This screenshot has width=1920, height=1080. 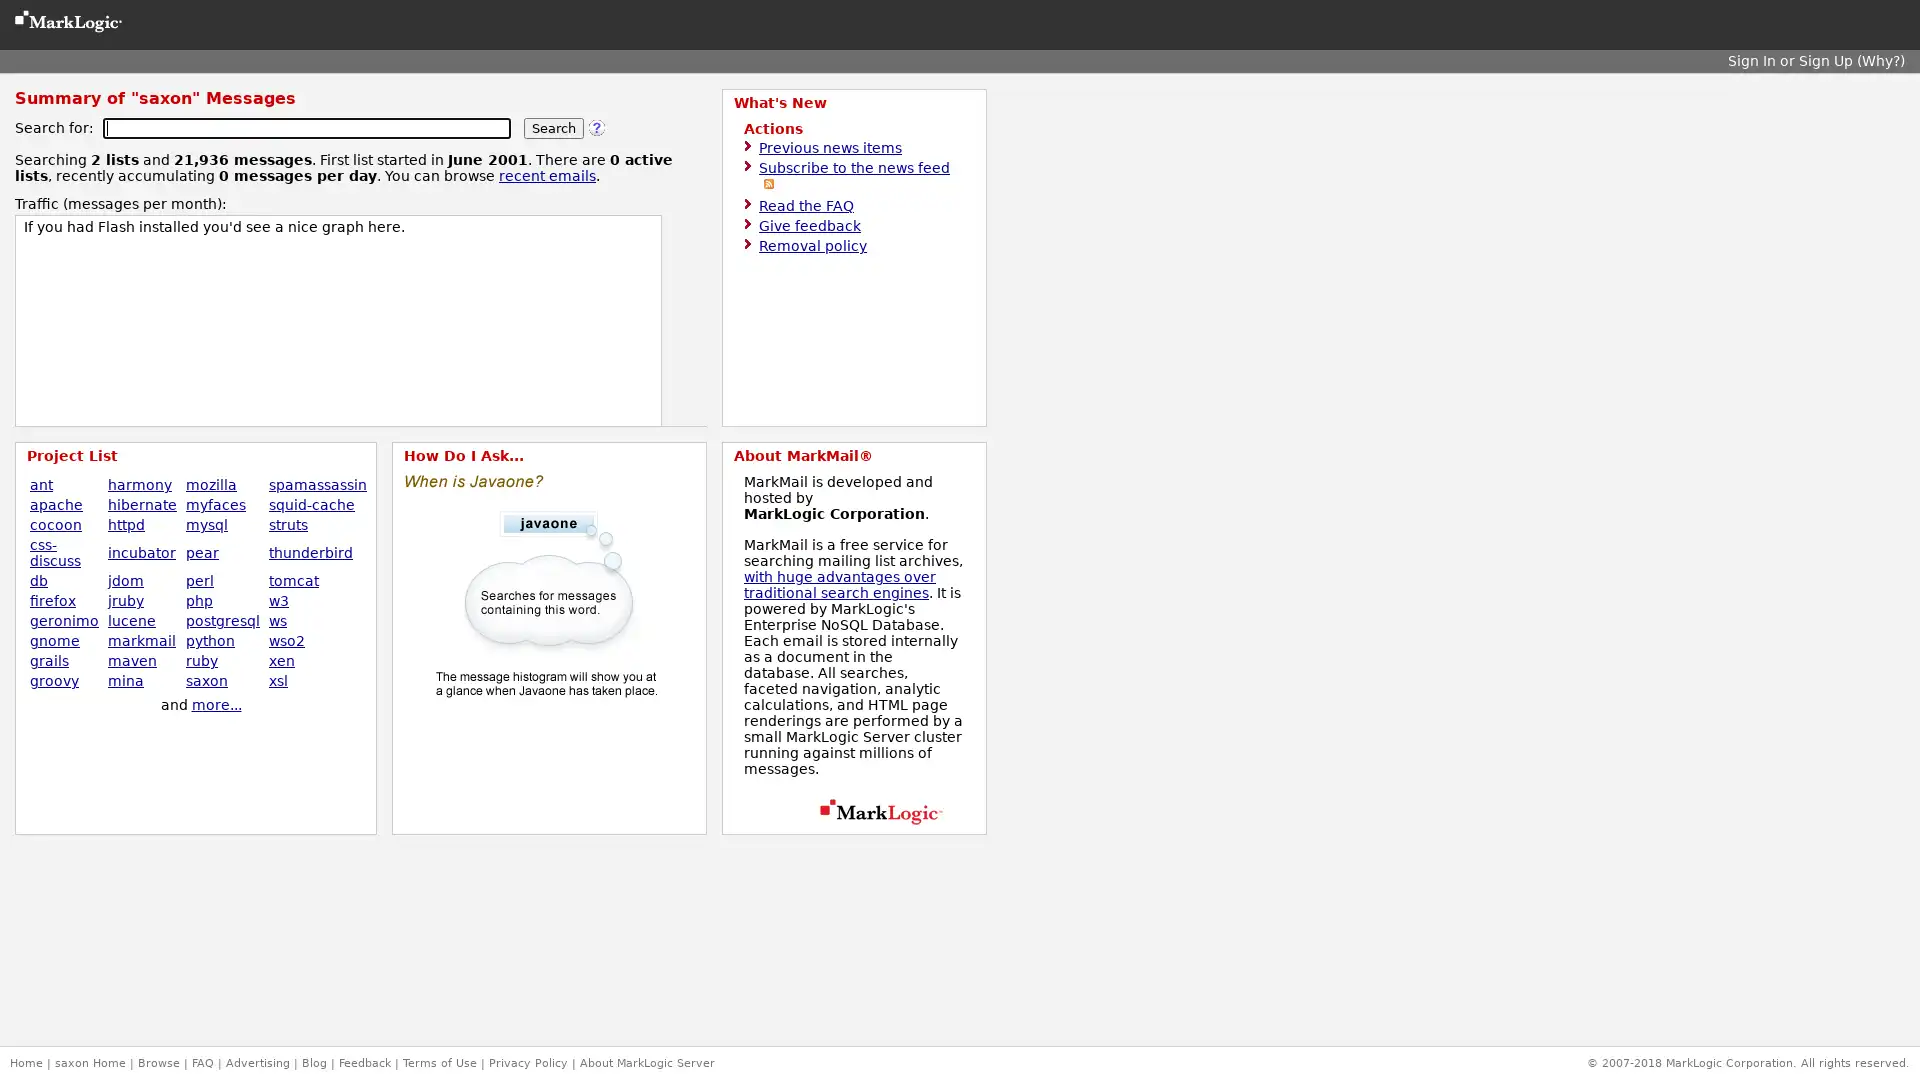 I want to click on Search, so click(x=553, y=128).